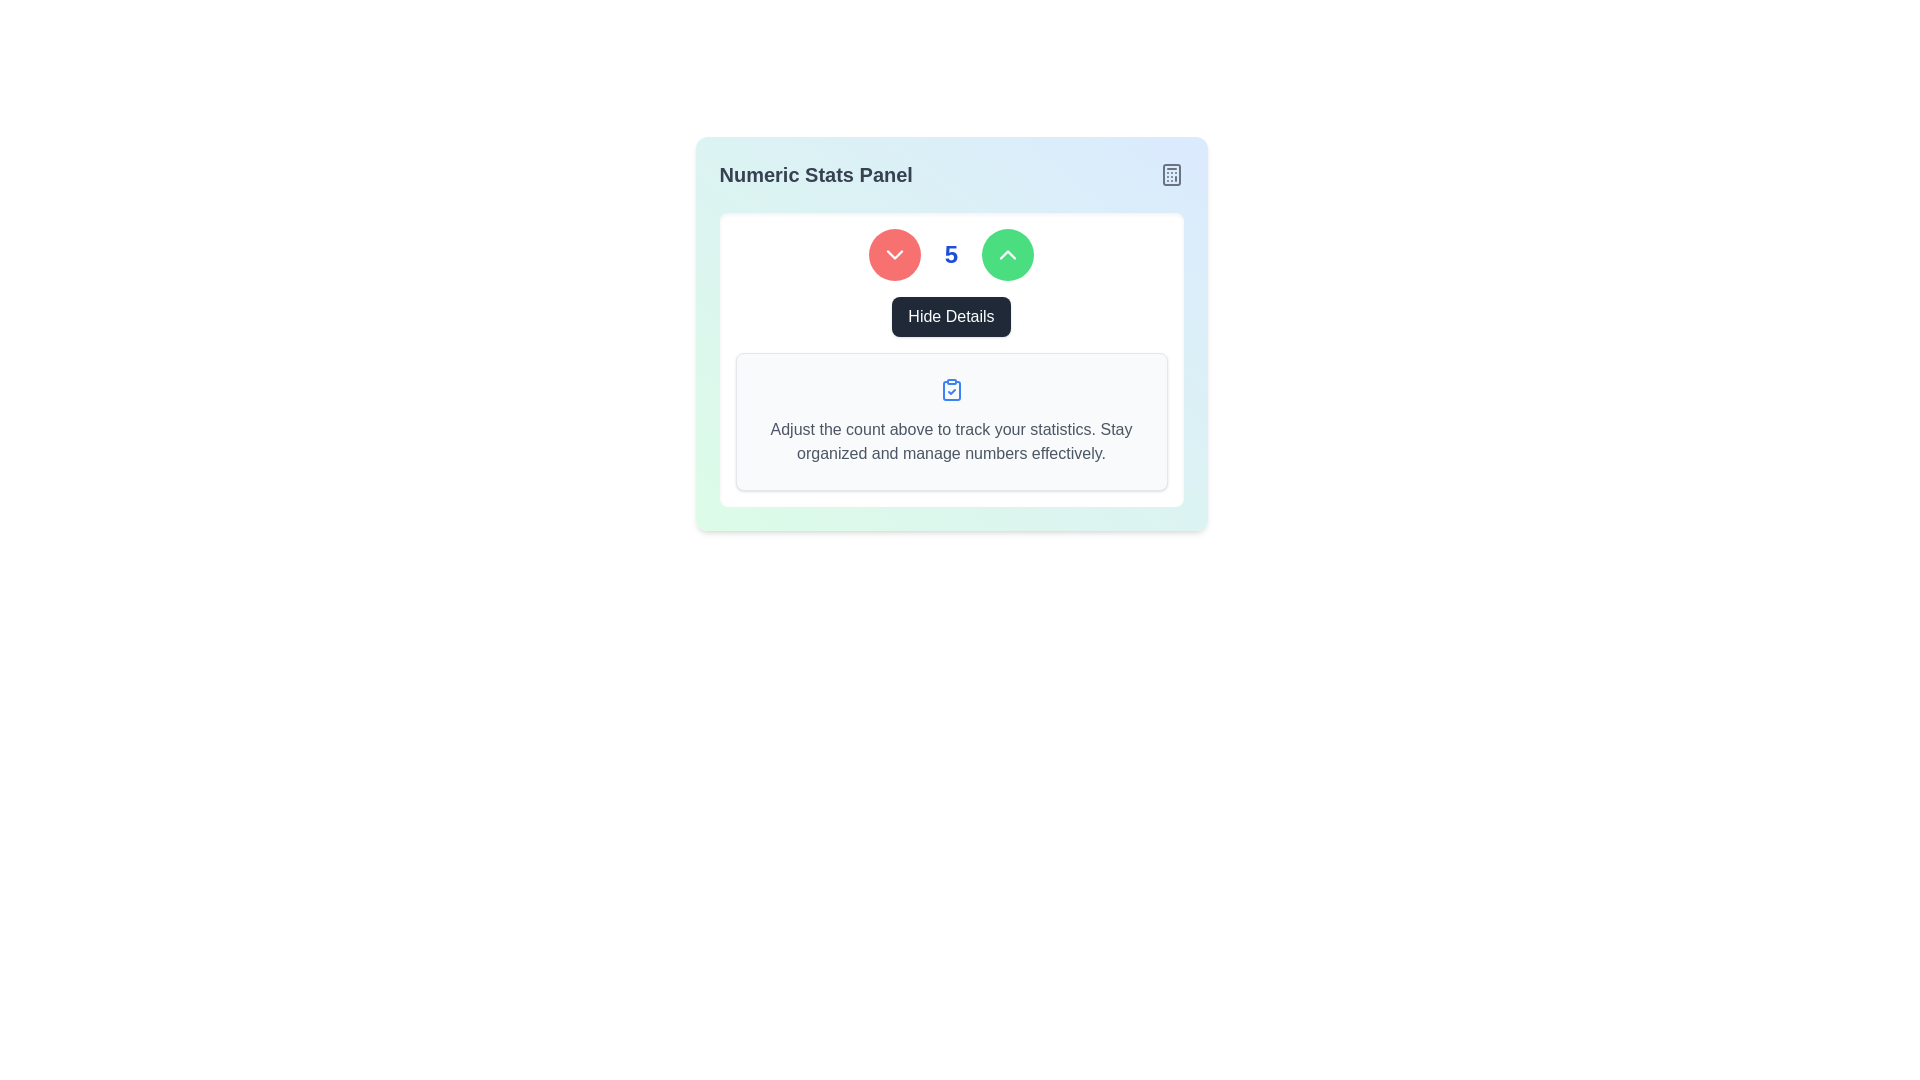  I want to click on the upward chevron icon located within the green circular button situated on the upper portion of the panel, to the right of the numeric value '5', so click(1008, 253).